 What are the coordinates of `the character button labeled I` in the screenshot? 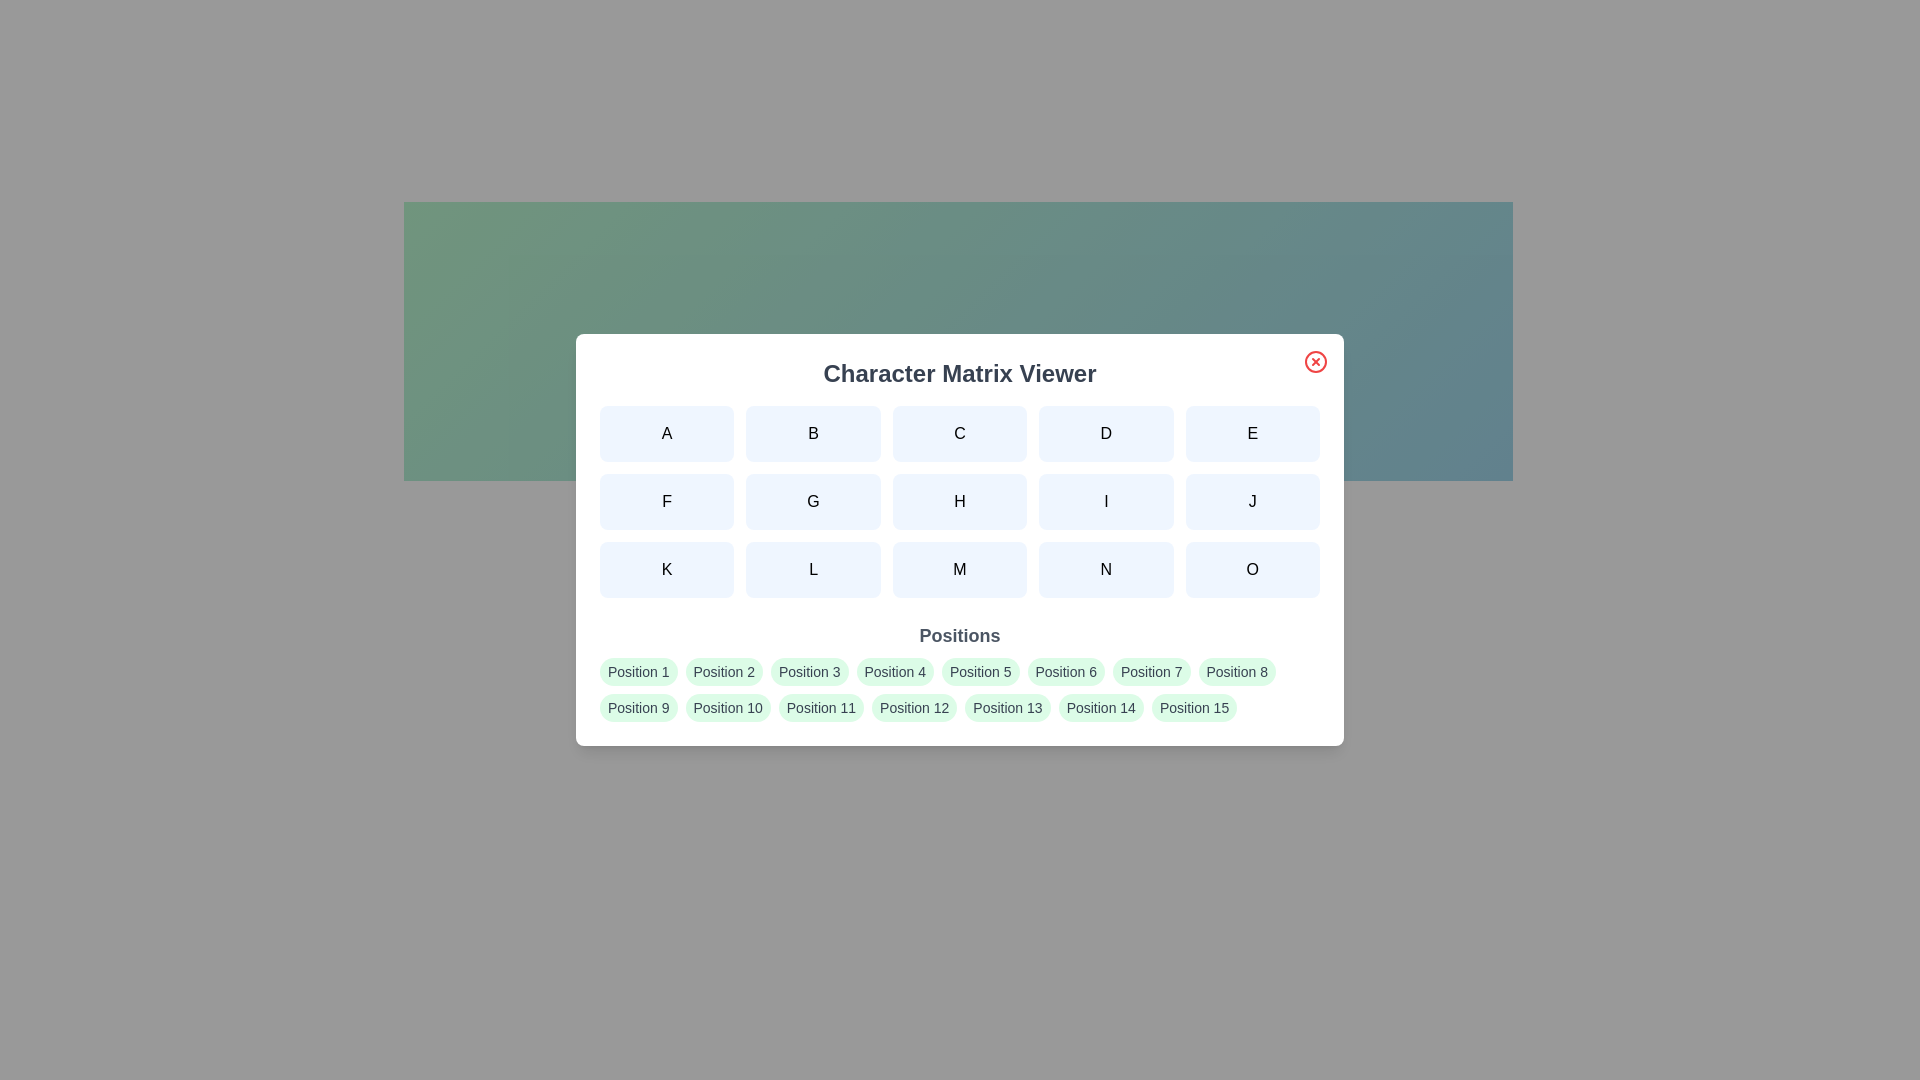 It's located at (1104, 500).